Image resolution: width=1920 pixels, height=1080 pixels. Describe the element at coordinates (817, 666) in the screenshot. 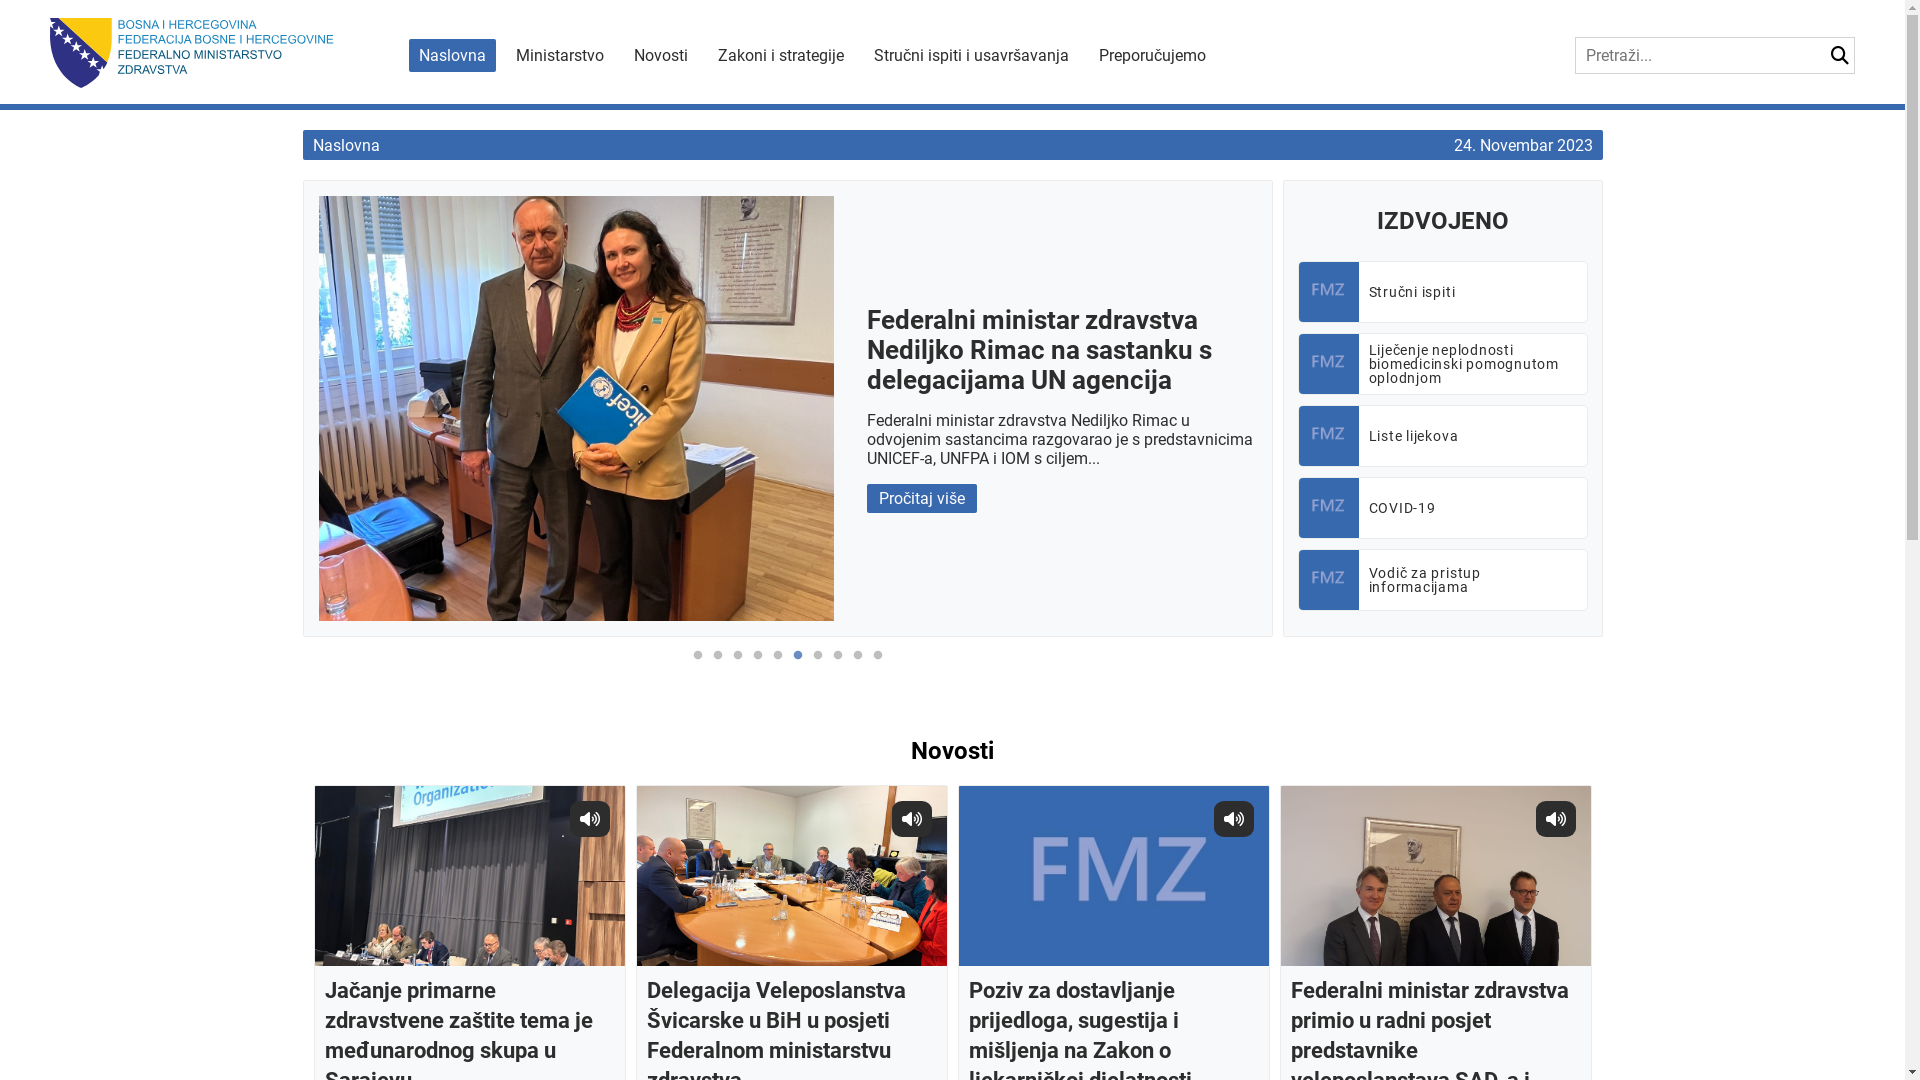

I see `'7'` at that location.